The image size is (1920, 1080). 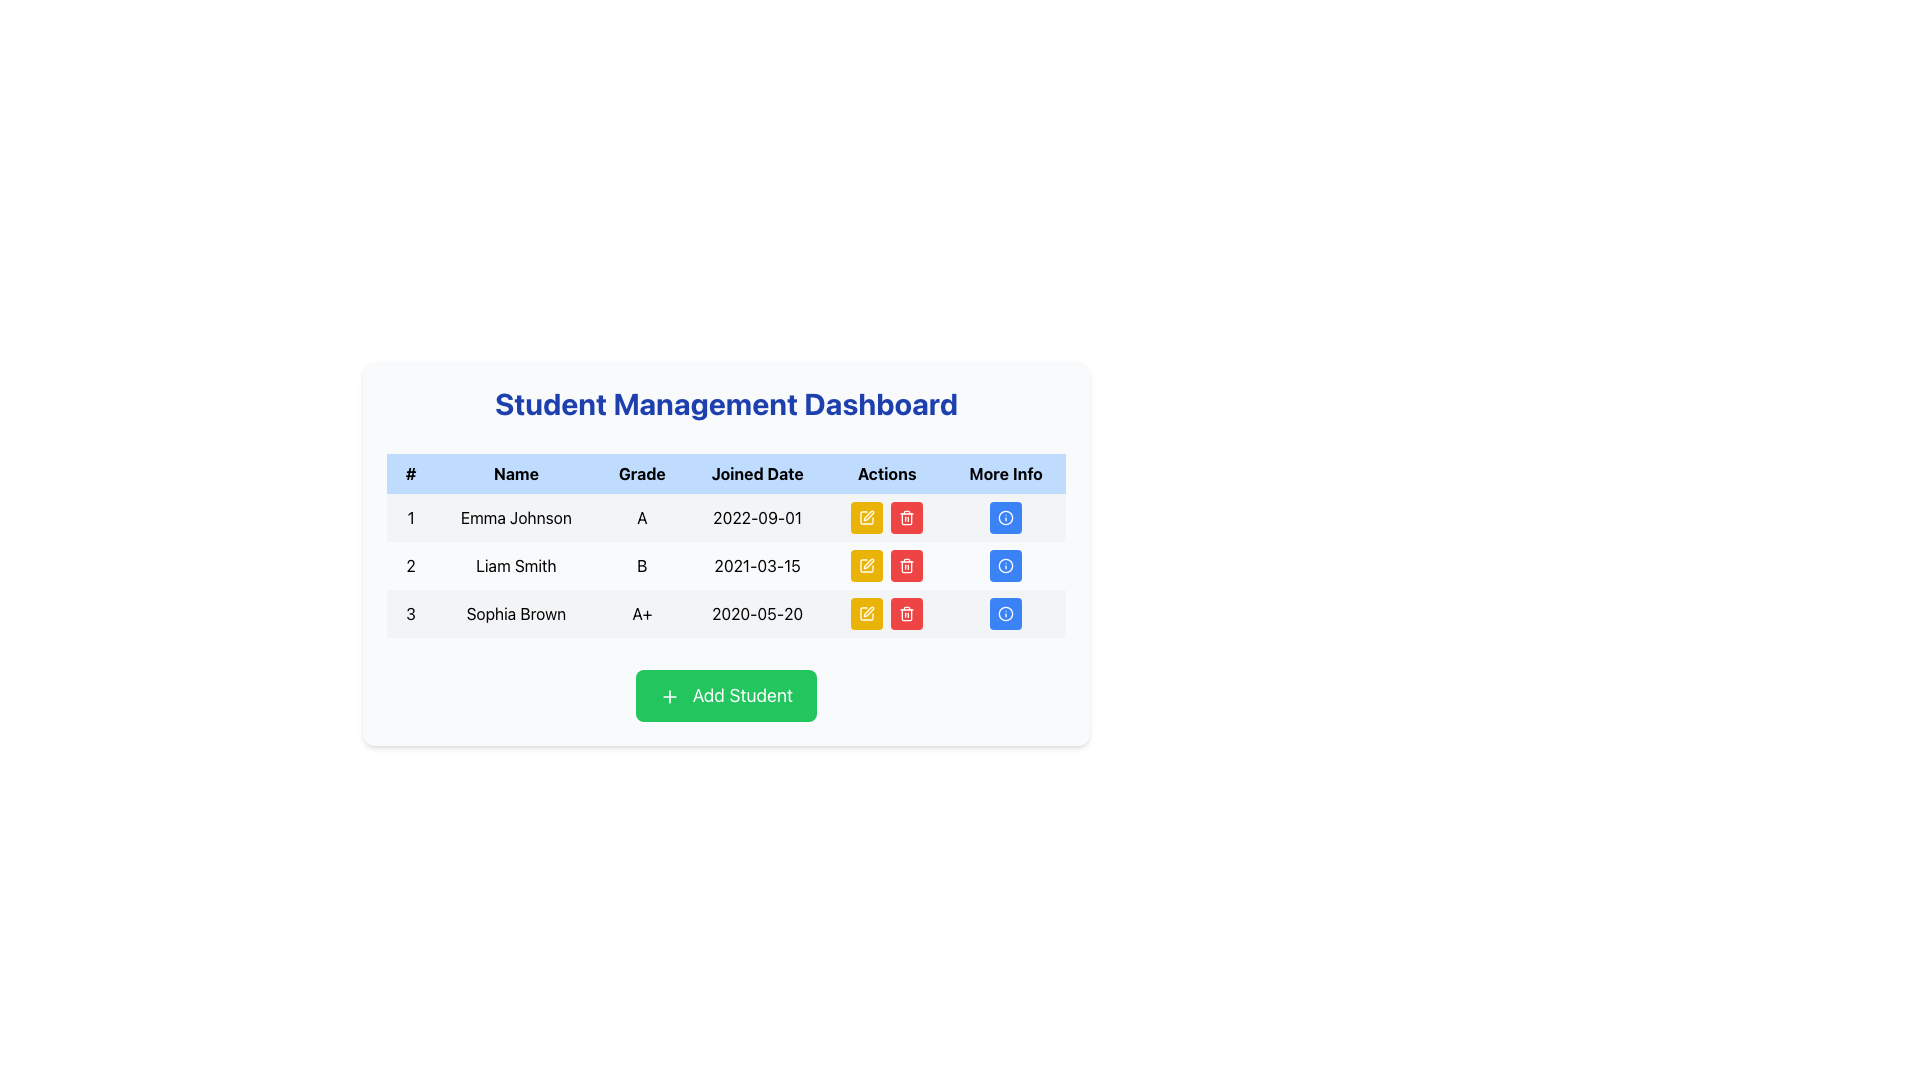 I want to click on the red trash can icon button representing delete action in the 'Actions' column for 'Sophia Brown', so click(x=906, y=612).